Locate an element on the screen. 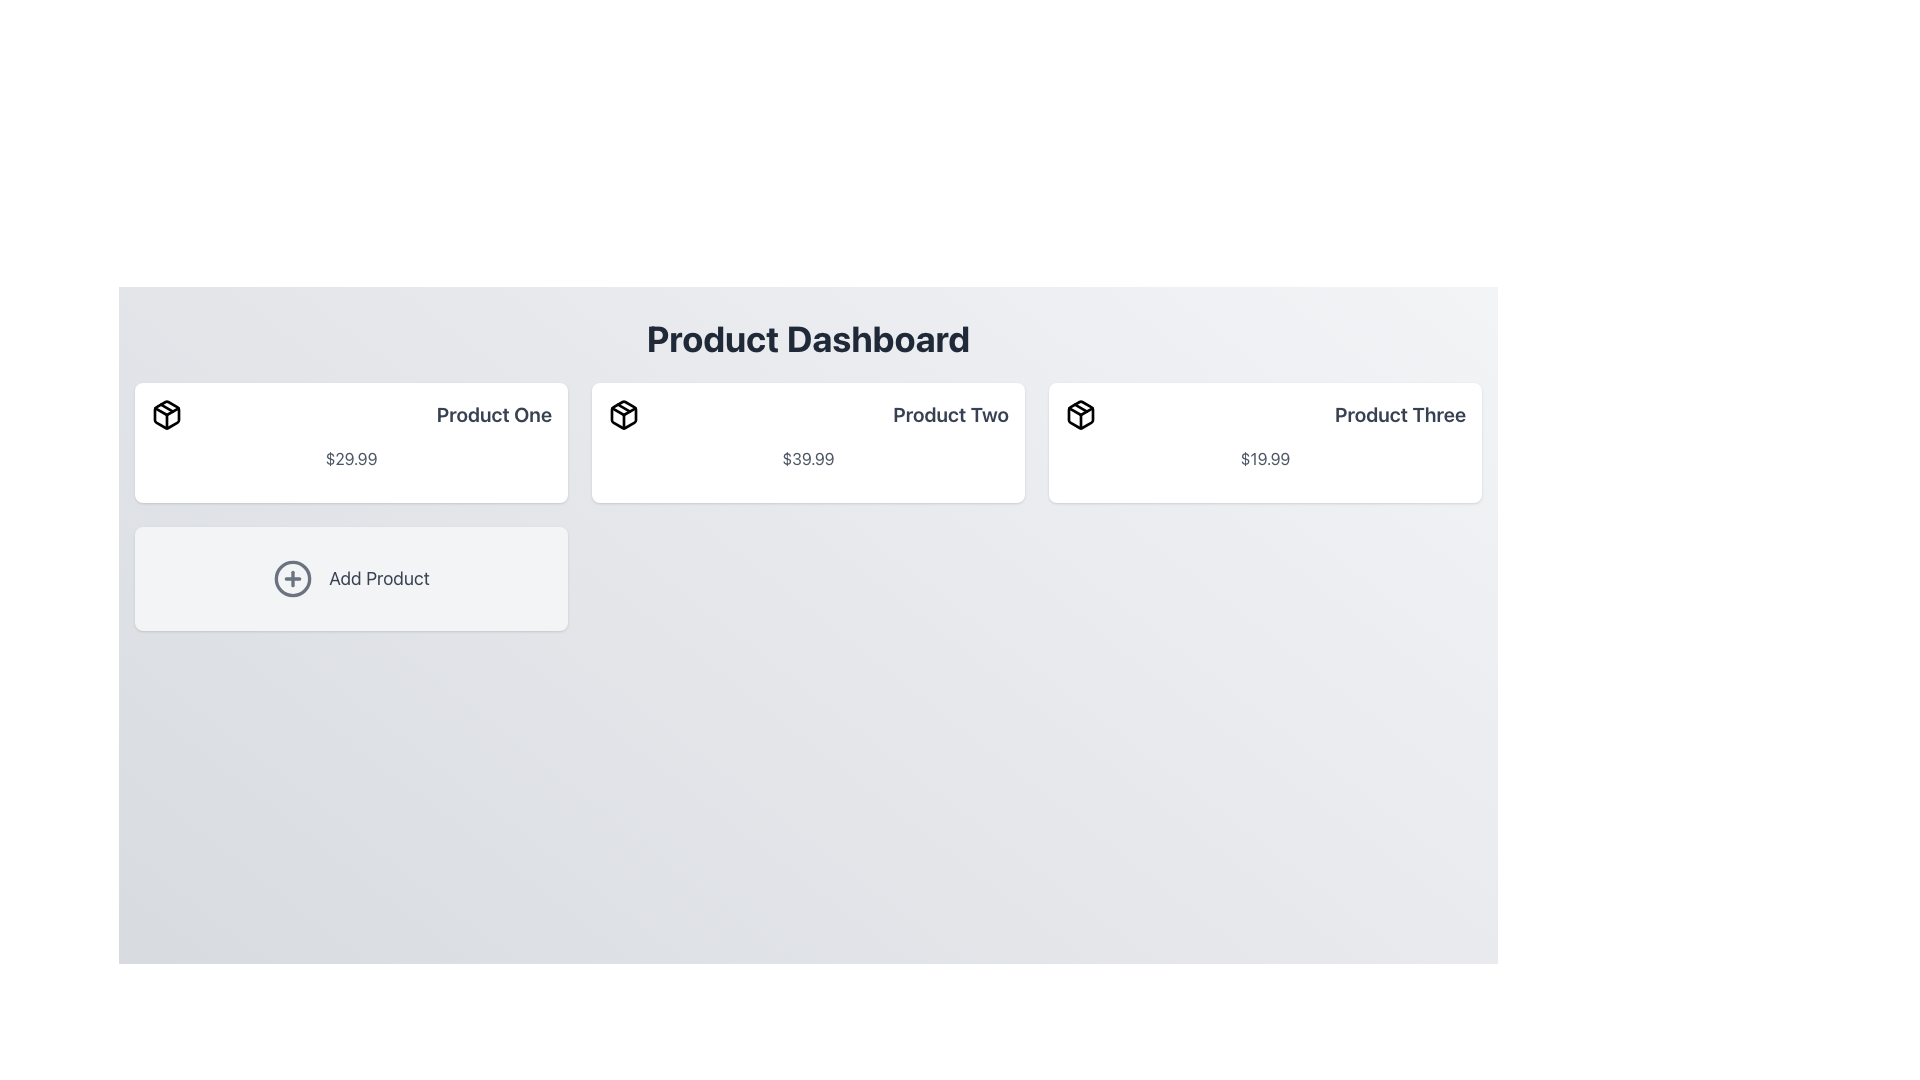  the icon representing the action of adding a new product, located at the leftmost part of the 'Add Product' button in the second row below the 'Product One' card is located at coordinates (292, 578).